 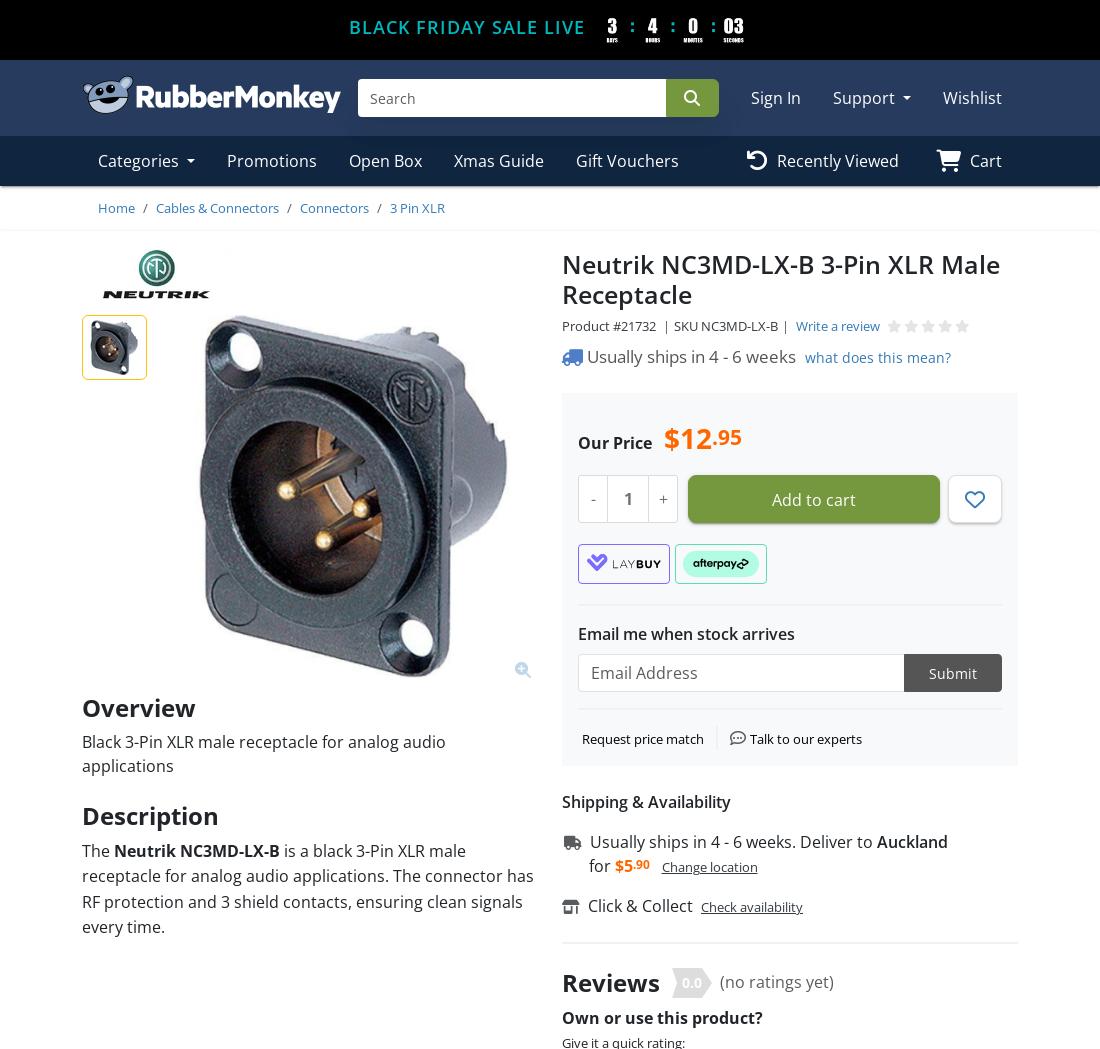 I want to click on 'Rode Lavalier GO Omnidirectional Lavalier Microphone for Wireless GO Systems', so click(x=662, y=322).